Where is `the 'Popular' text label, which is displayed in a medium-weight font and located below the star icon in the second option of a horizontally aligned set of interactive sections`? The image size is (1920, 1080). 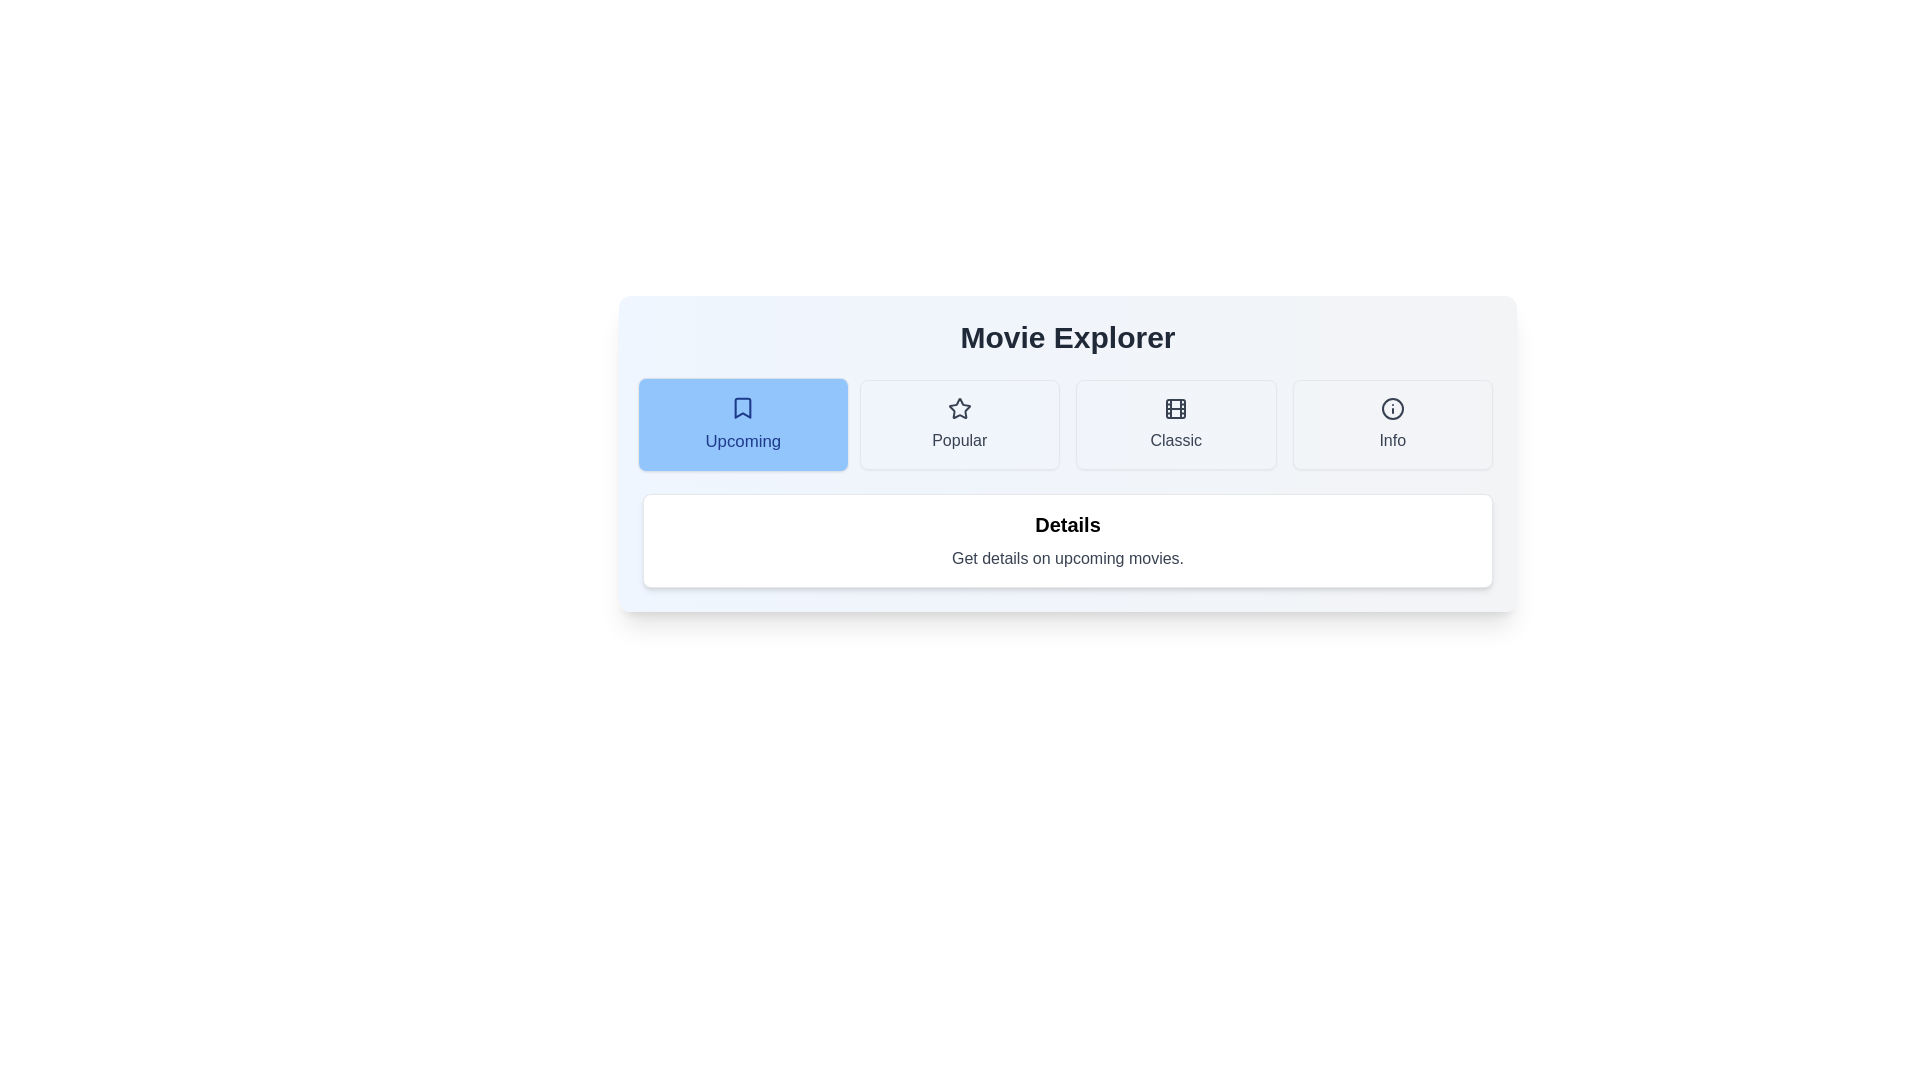
the 'Popular' text label, which is displayed in a medium-weight font and located below the star icon in the second option of a horizontally aligned set of interactive sections is located at coordinates (958, 439).